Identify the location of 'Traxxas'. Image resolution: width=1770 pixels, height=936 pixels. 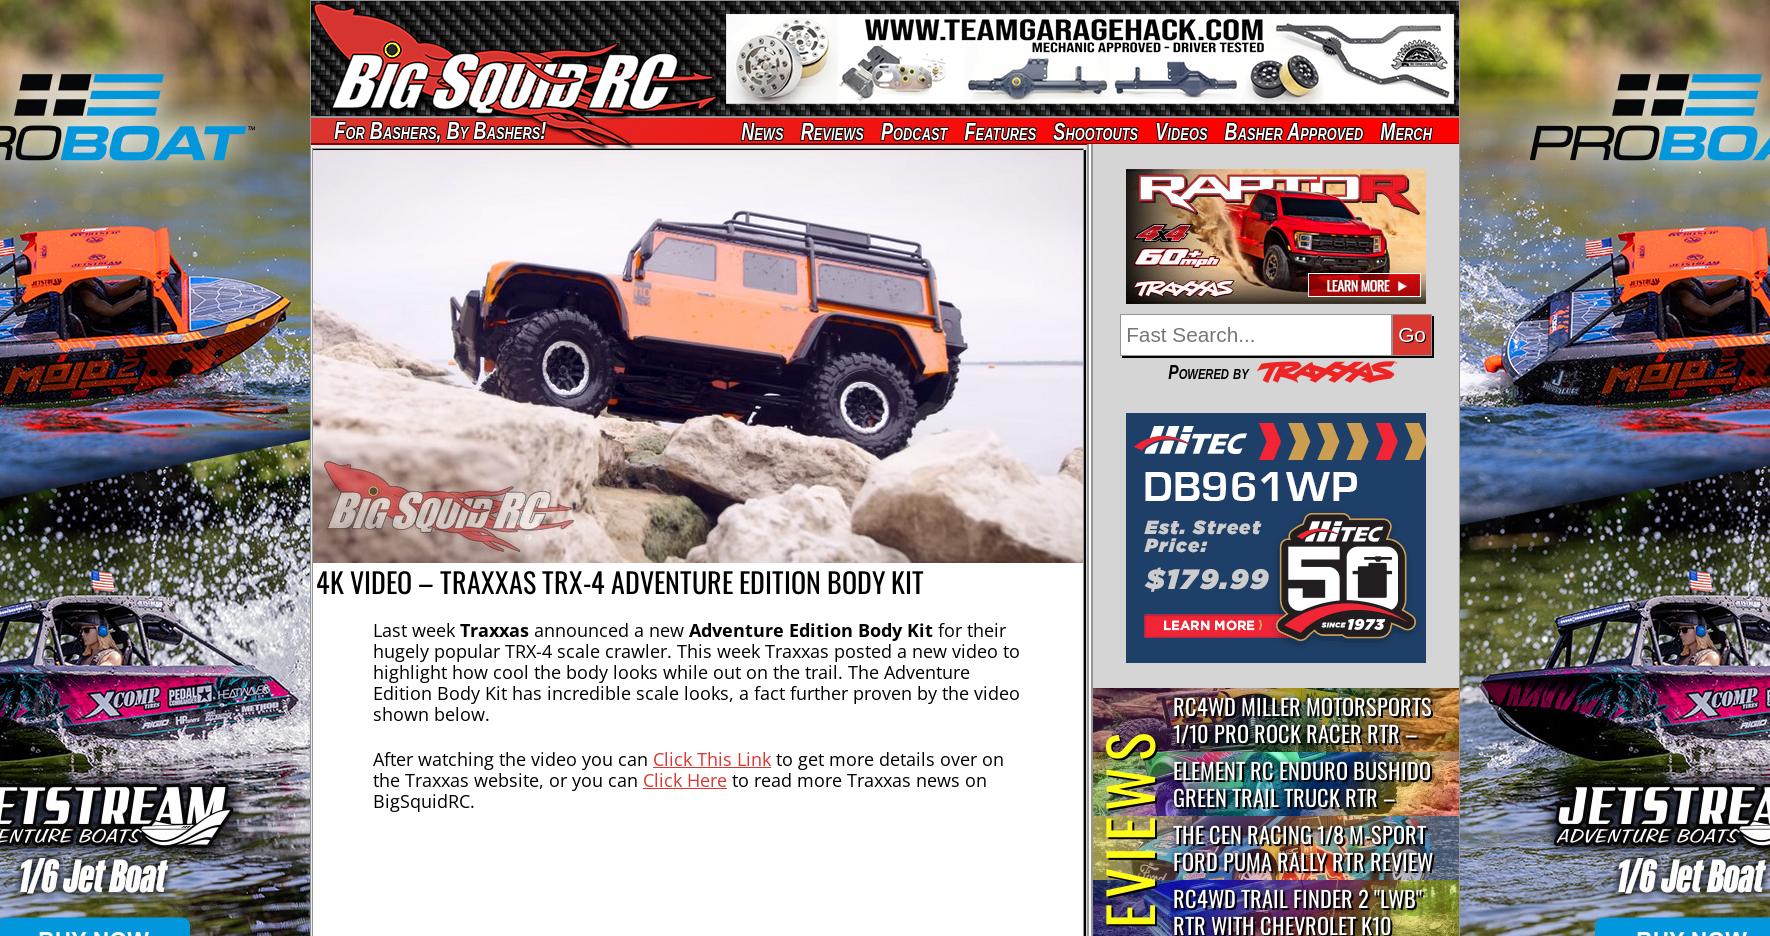
(494, 627).